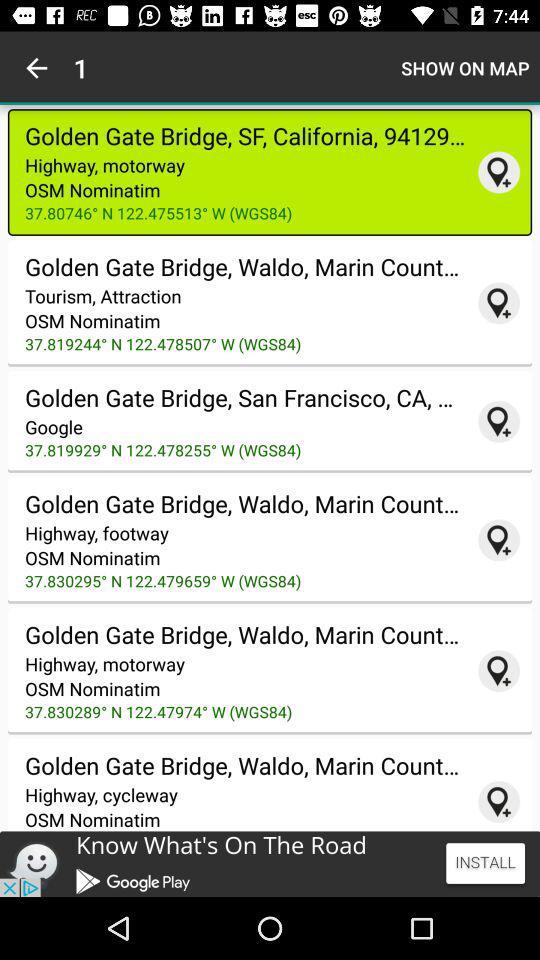  What do you see at coordinates (498, 303) in the screenshot?
I see `place marker on the location` at bounding box center [498, 303].